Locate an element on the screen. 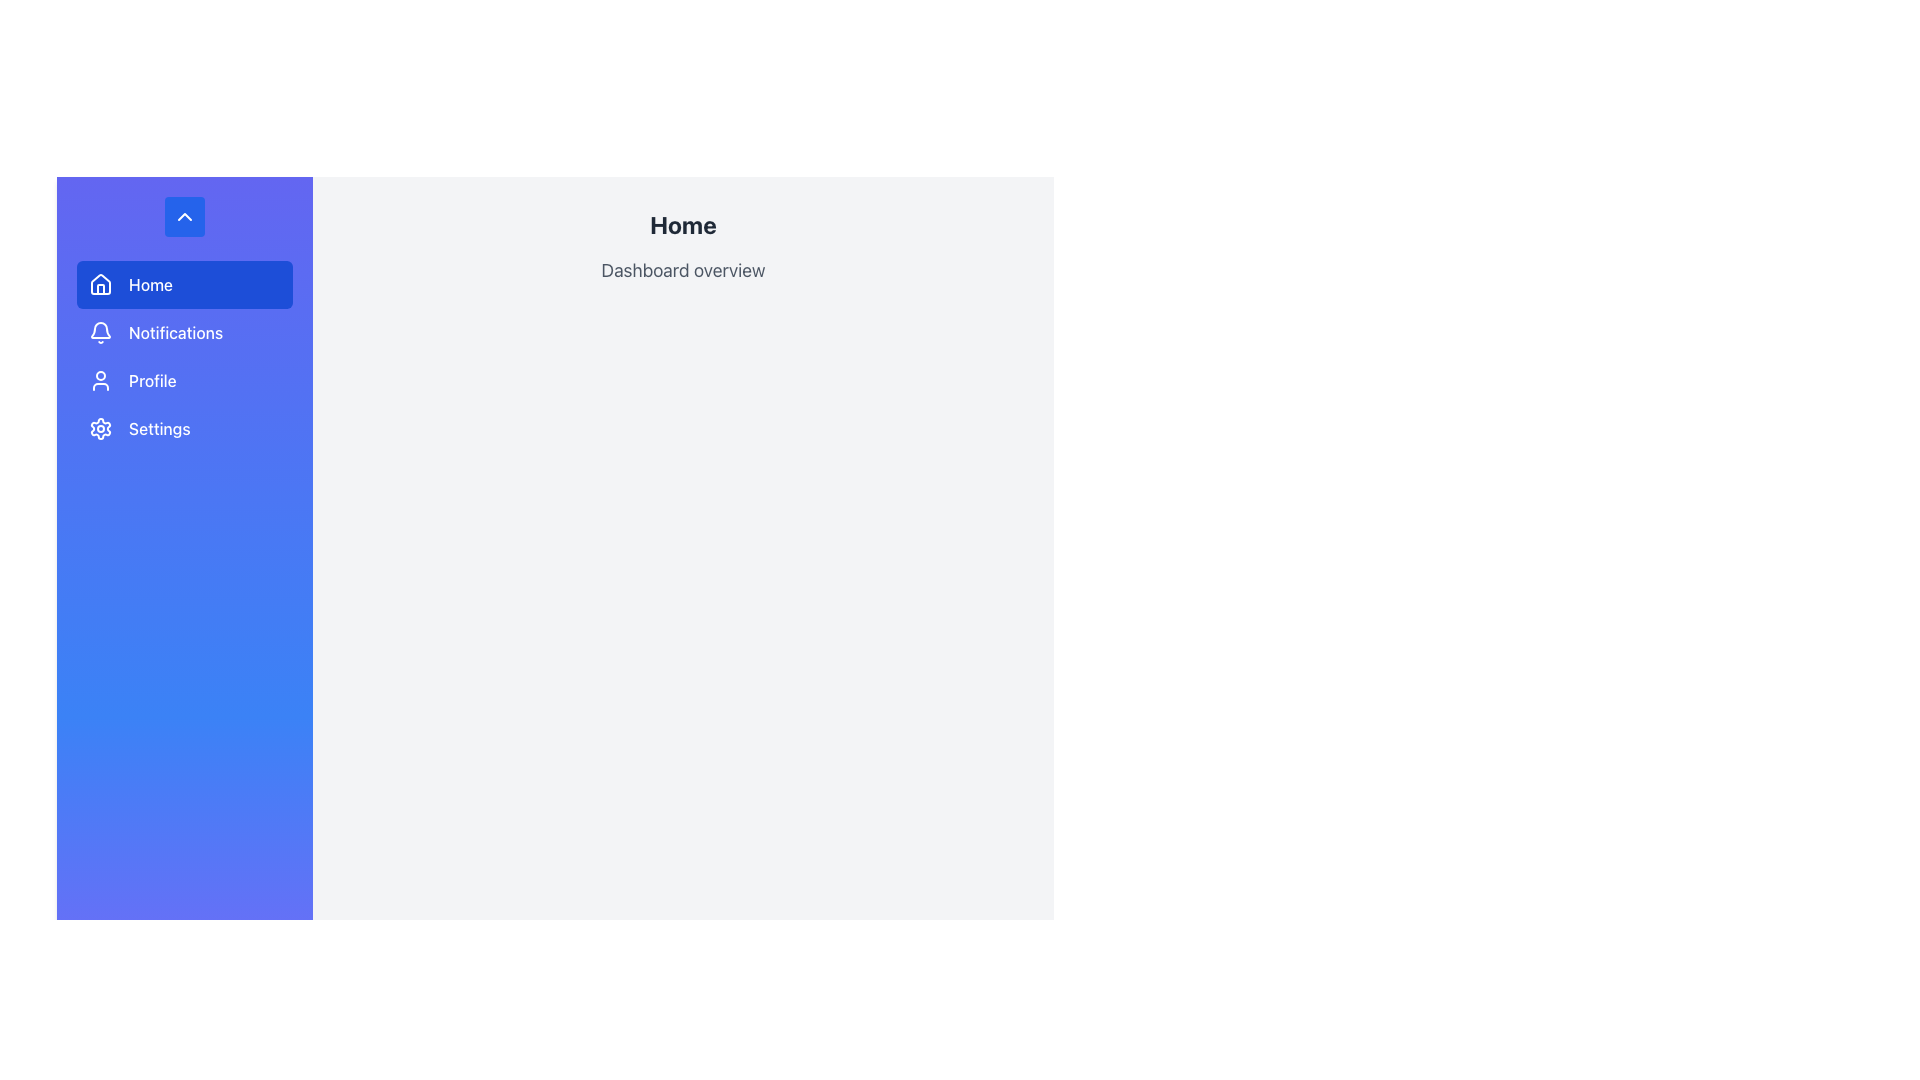 The image size is (1920, 1080). the 'Profile' static text label located in the navigation sidebar, which is the third main navigation option below 'Notifications' and above 'Settings' is located at coordinates (151, 381).